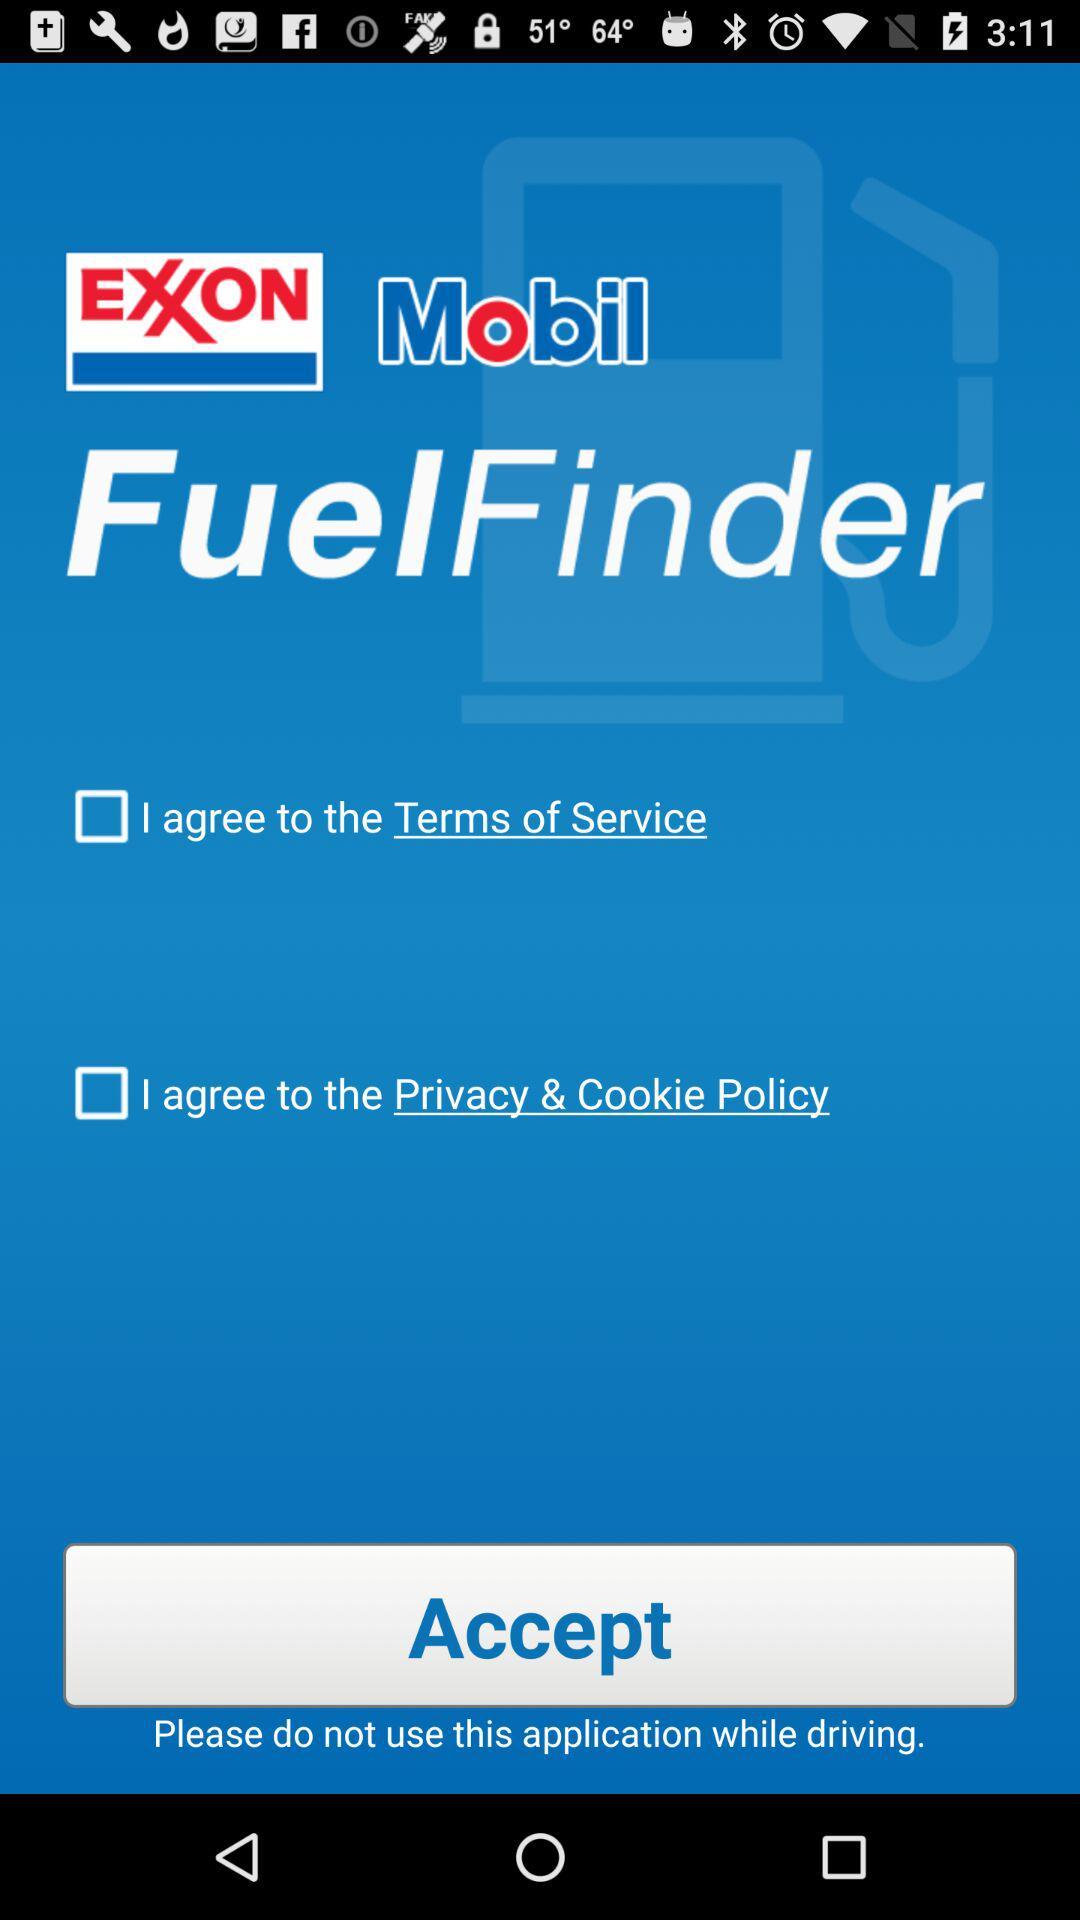 This screenshot has height=1920, width=1080. What do you see at coordinates (605, 1091) in the screenshot?
I see `the checkbox next to the i agree to item` at bounding box center [605, 1091].